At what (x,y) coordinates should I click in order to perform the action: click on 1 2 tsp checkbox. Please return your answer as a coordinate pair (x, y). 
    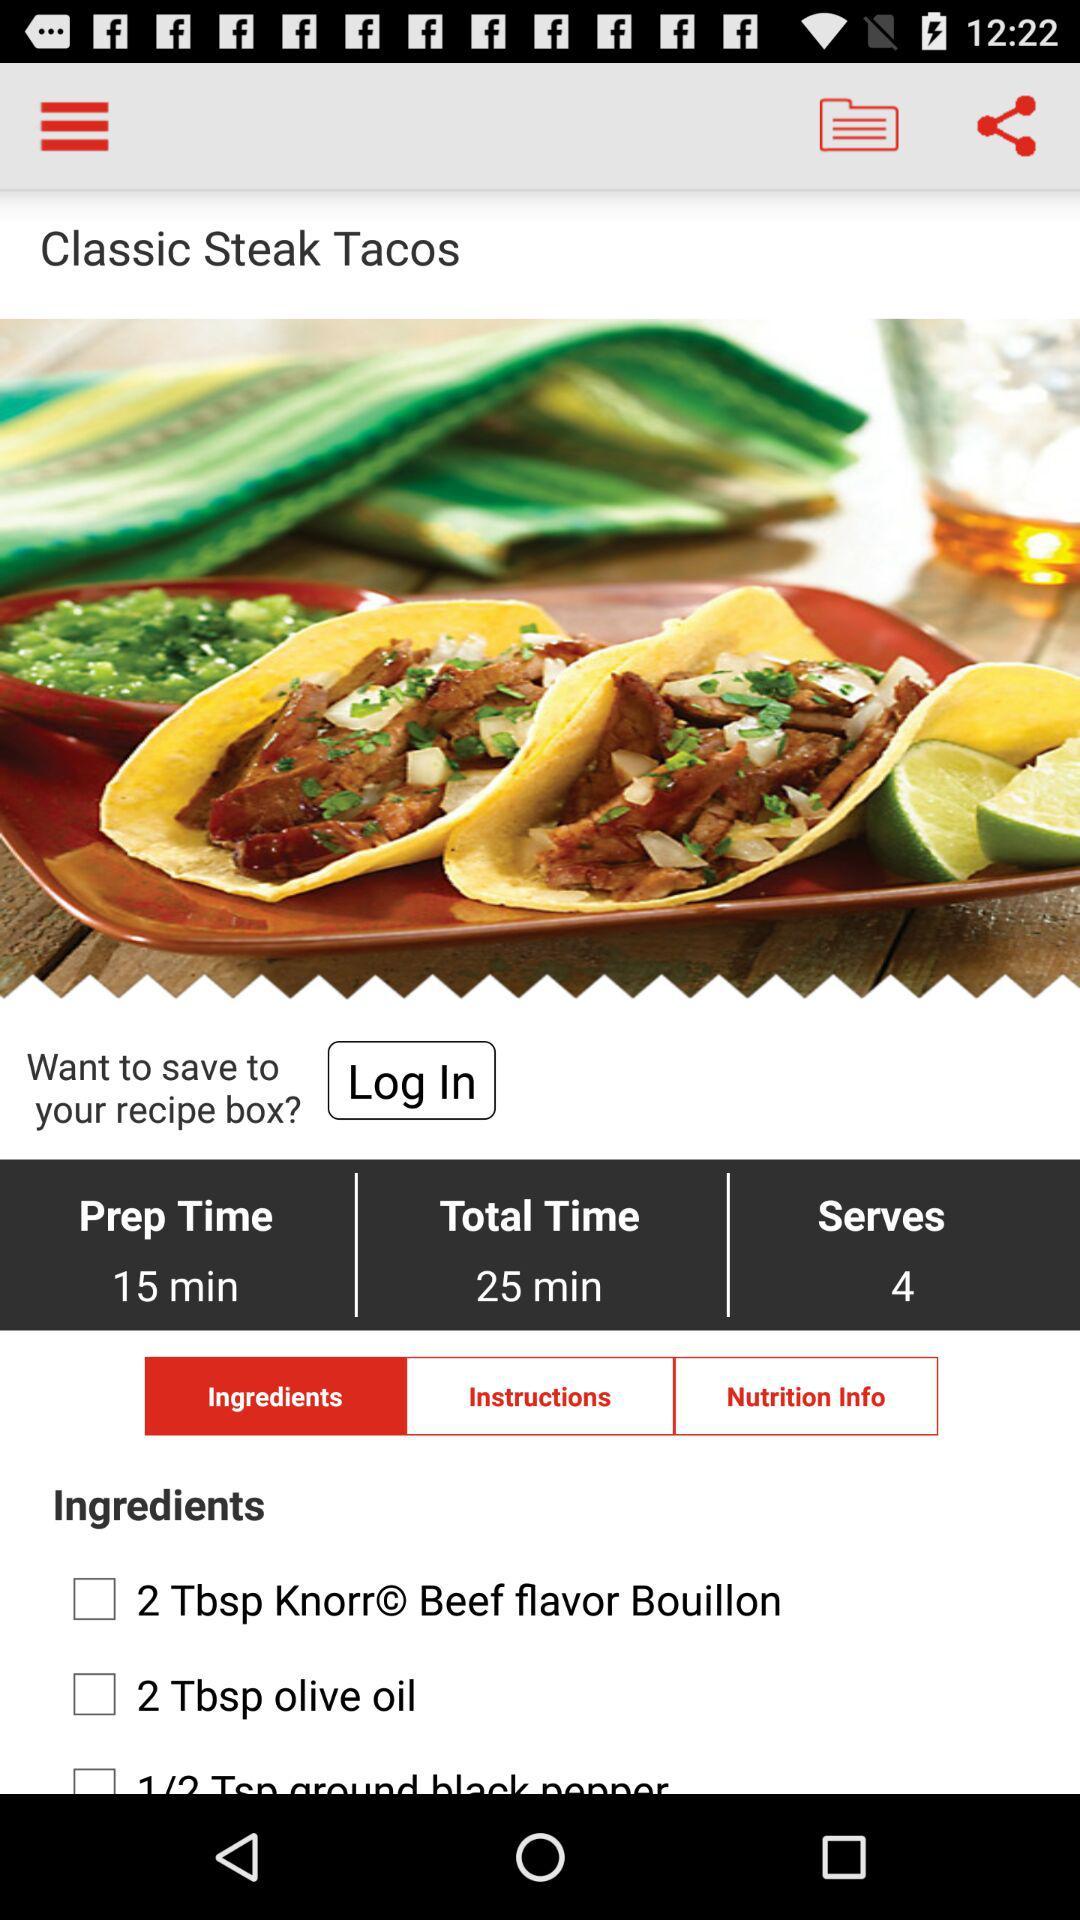
    Looking at the image, I should click on (533, 1770).